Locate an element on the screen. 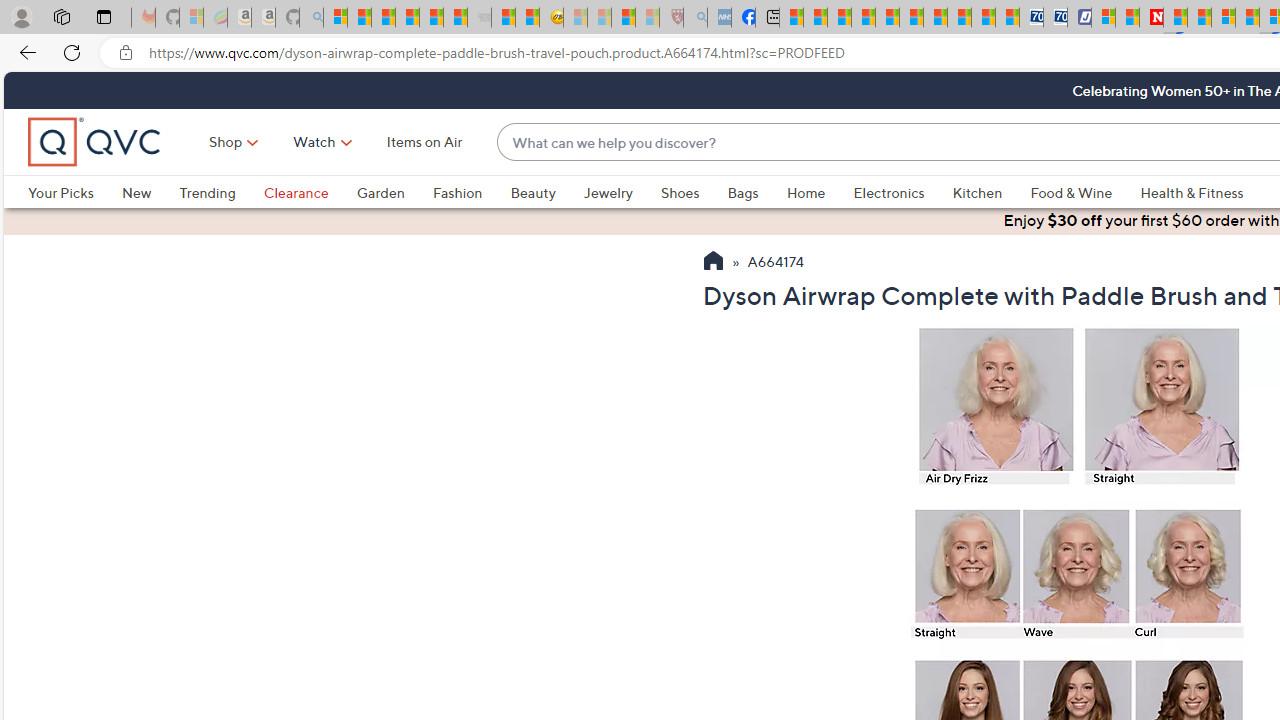 The width and height of the screenshot is (1280, 720). 'Your Picks' is located at coordinates (74, 192).